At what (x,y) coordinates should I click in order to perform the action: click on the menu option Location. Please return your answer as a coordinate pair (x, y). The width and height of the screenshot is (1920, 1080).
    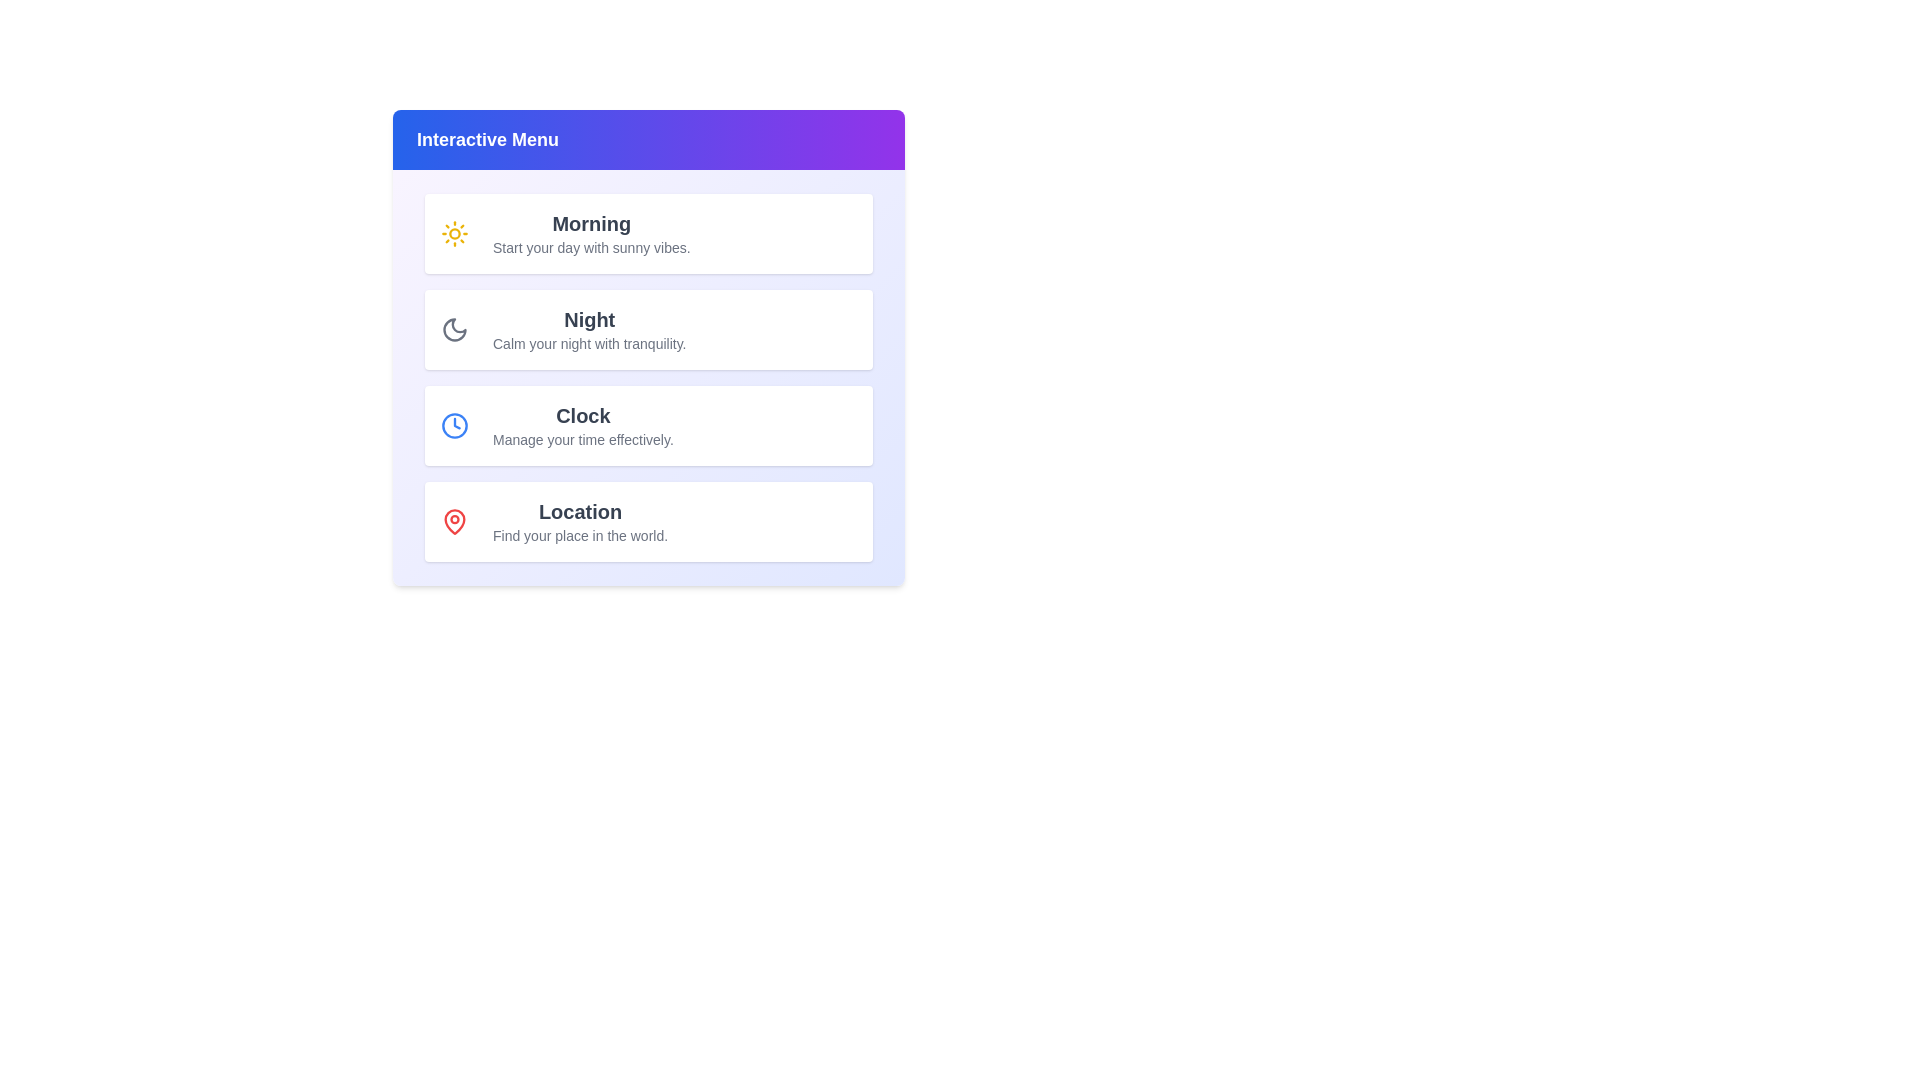
    Looking at the image, I should click on (648, 520).